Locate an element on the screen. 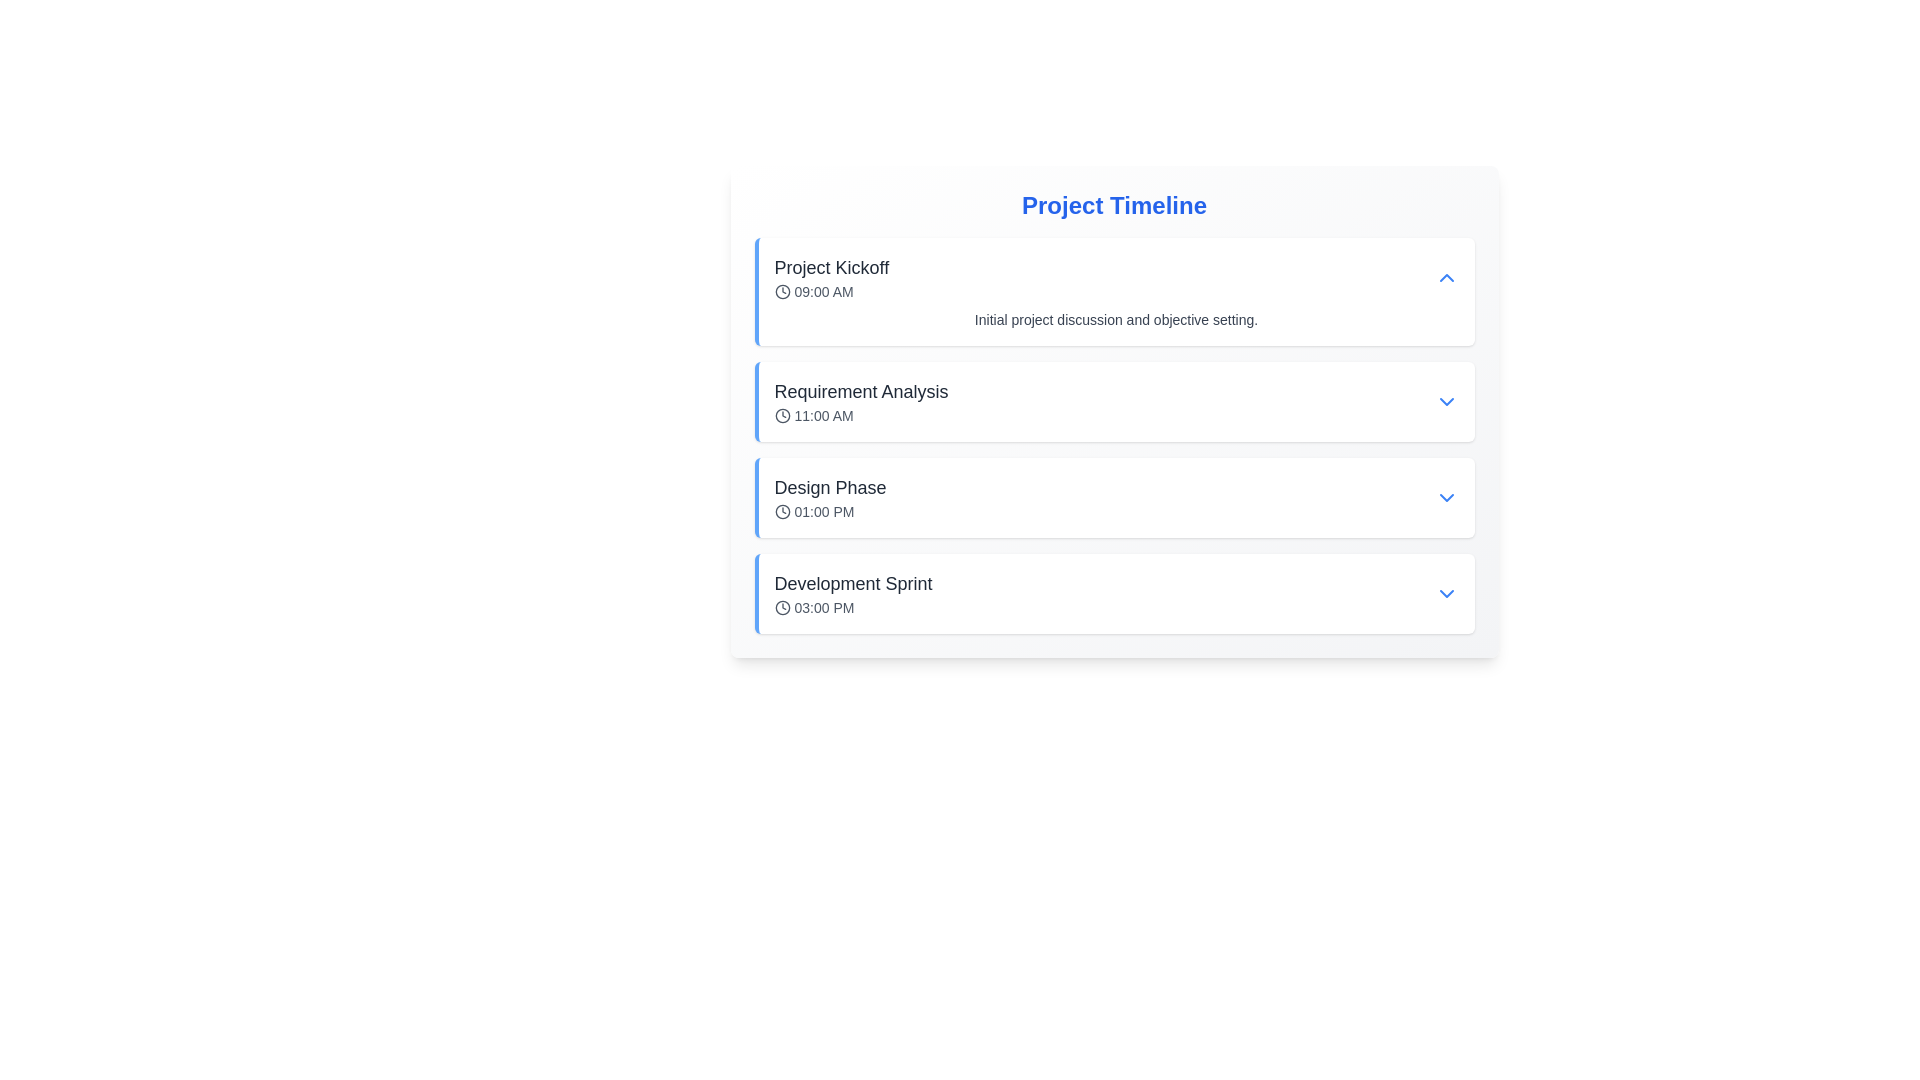 This screenshot has height=1080, width=1920. the third Collapsible timeline item labeled 'Design Phase' in the 'Project Timeline' section is located at coordinates (1113, 496).